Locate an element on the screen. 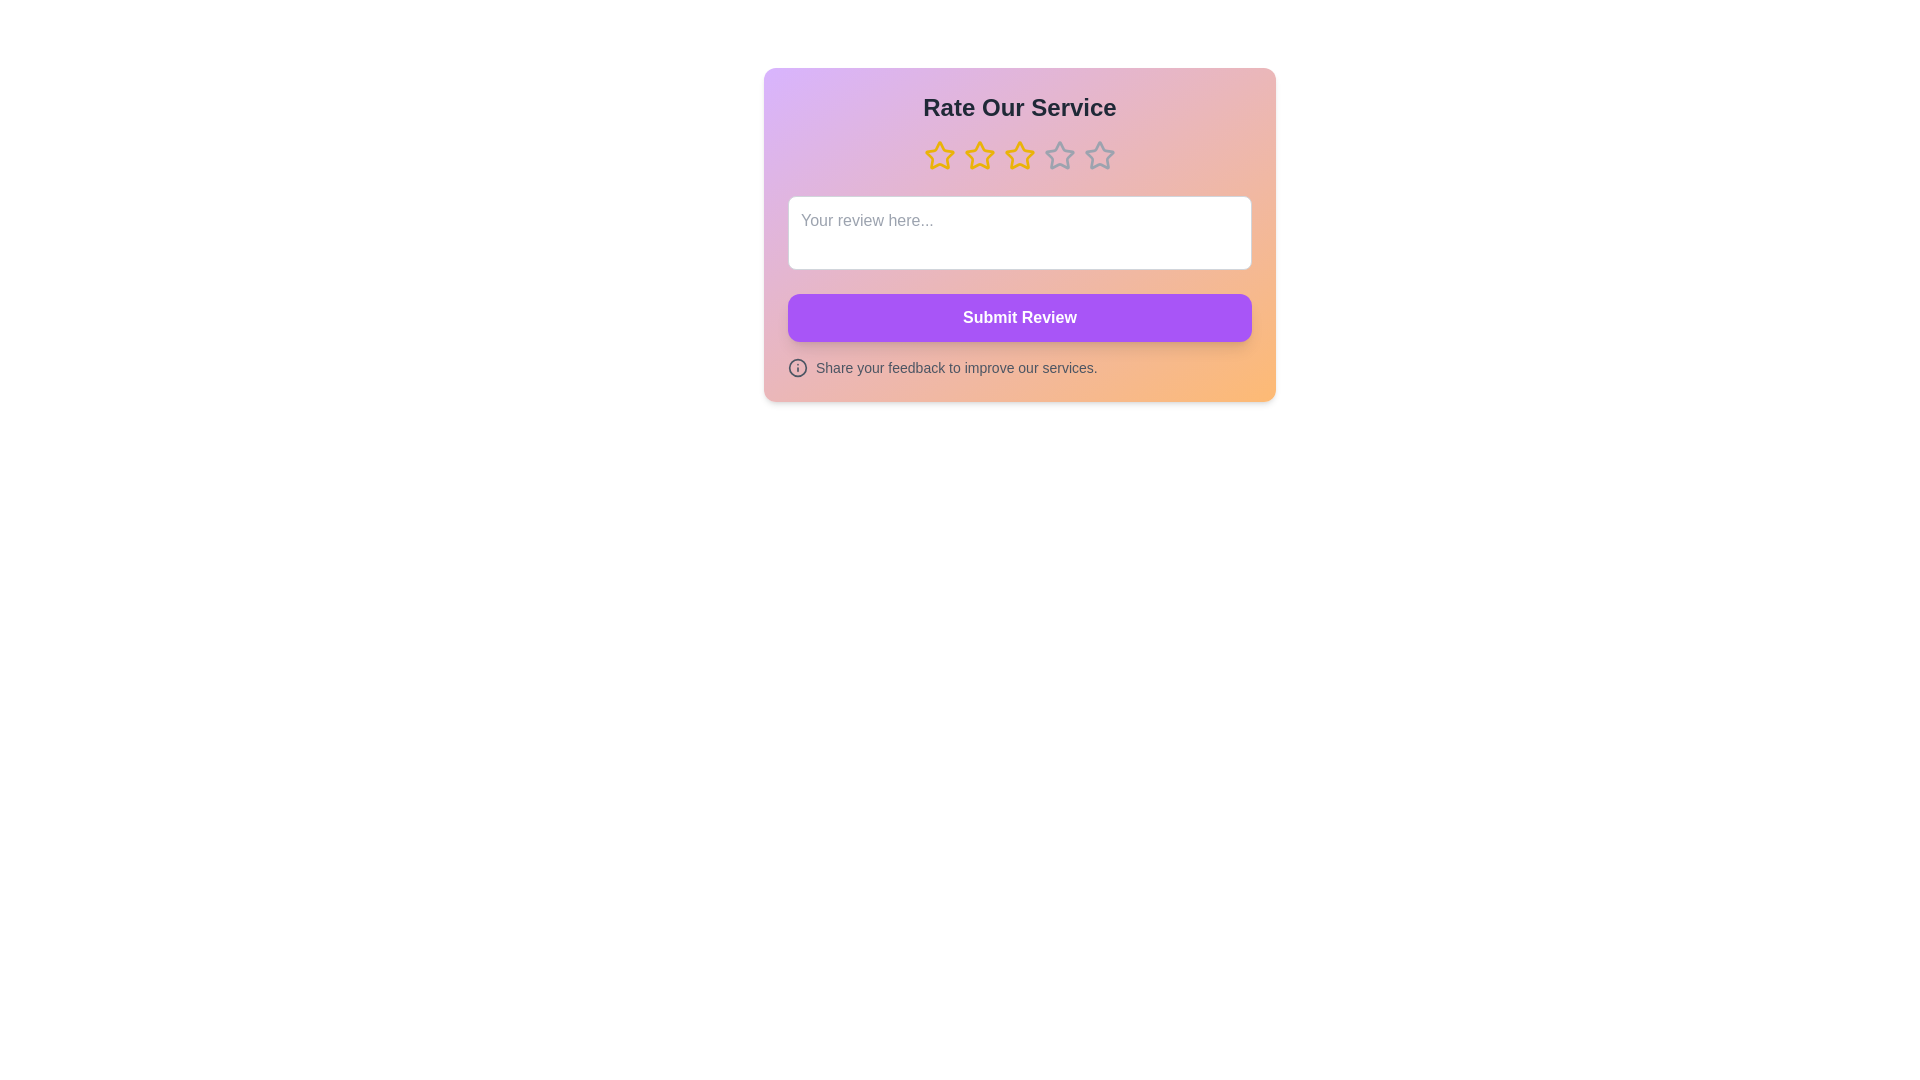 The width and height of the screenshot is (1920, 1080). the decorative or informative icon located to the left of the text 'Share your feedback to improve our services.' is located at coordinates (796, 367).